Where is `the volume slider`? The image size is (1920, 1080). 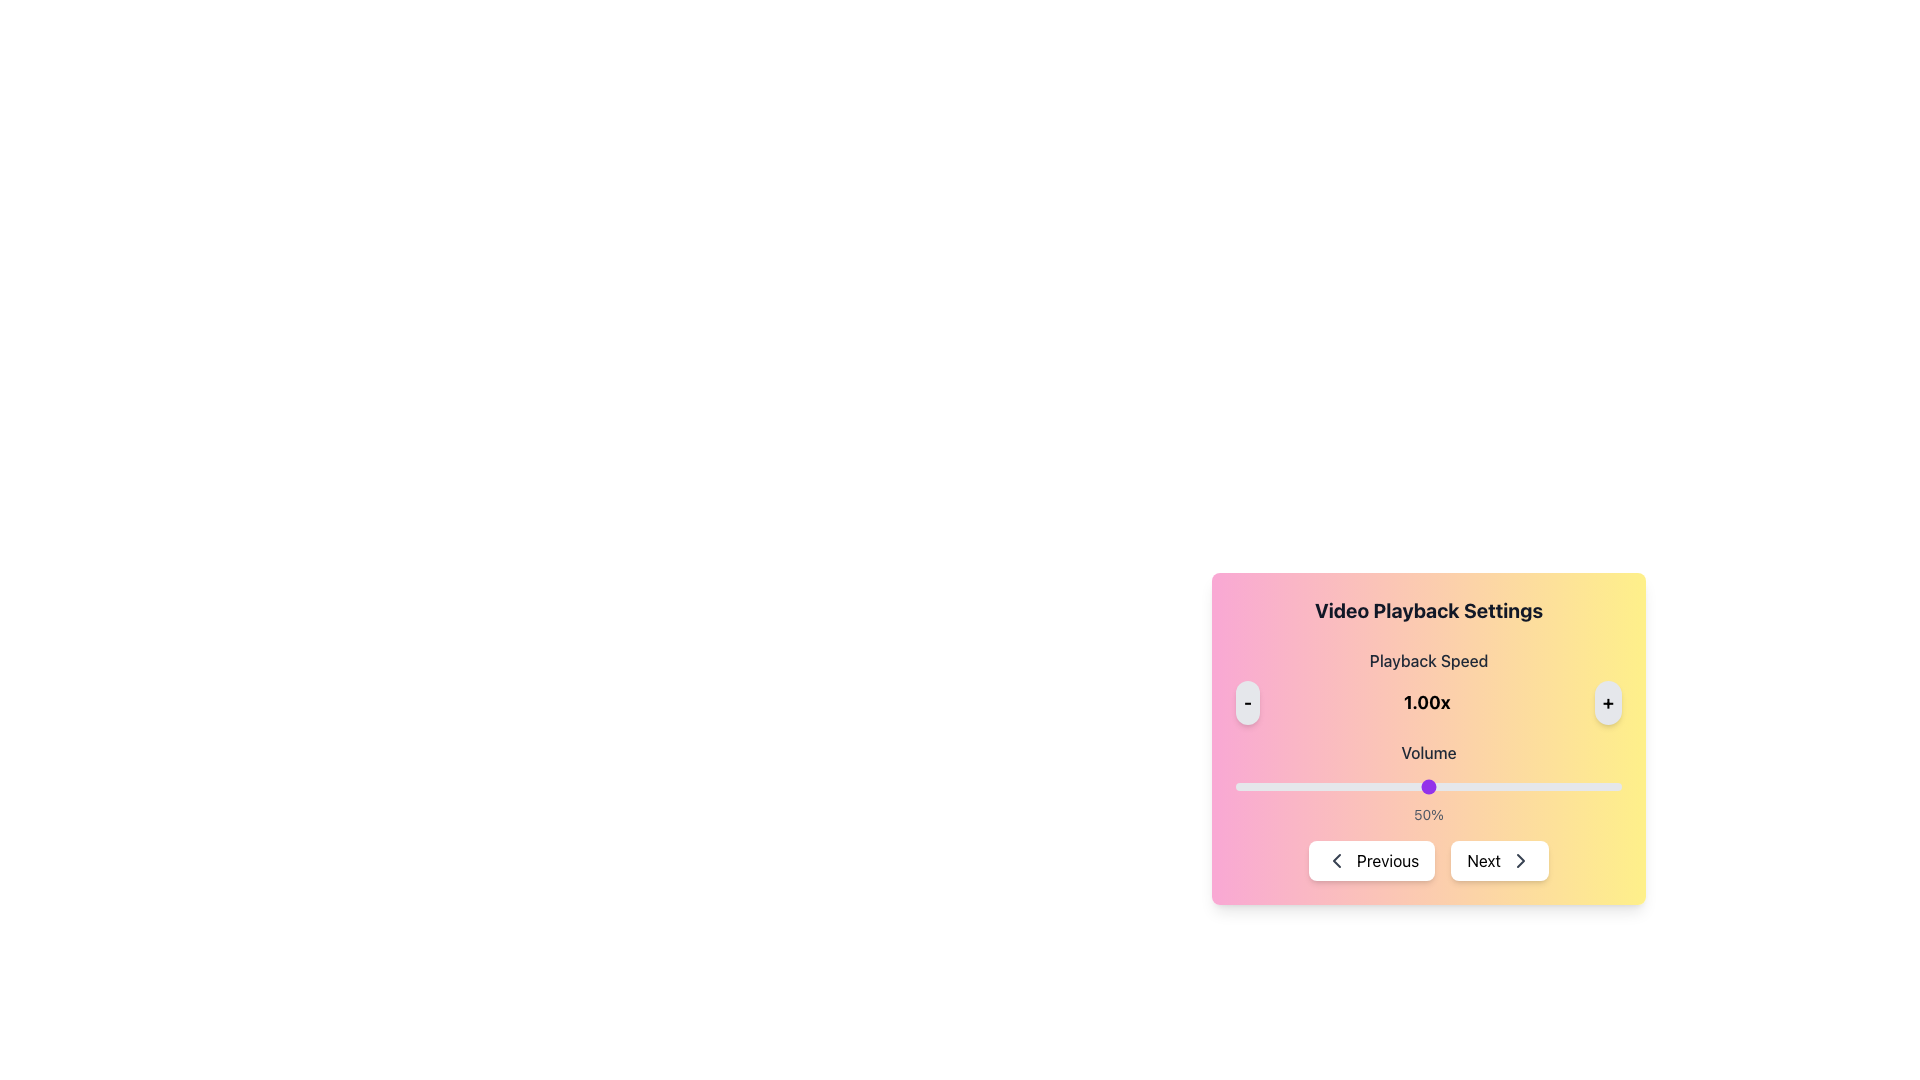
the volume slider is located at coordinates (1428, 785).